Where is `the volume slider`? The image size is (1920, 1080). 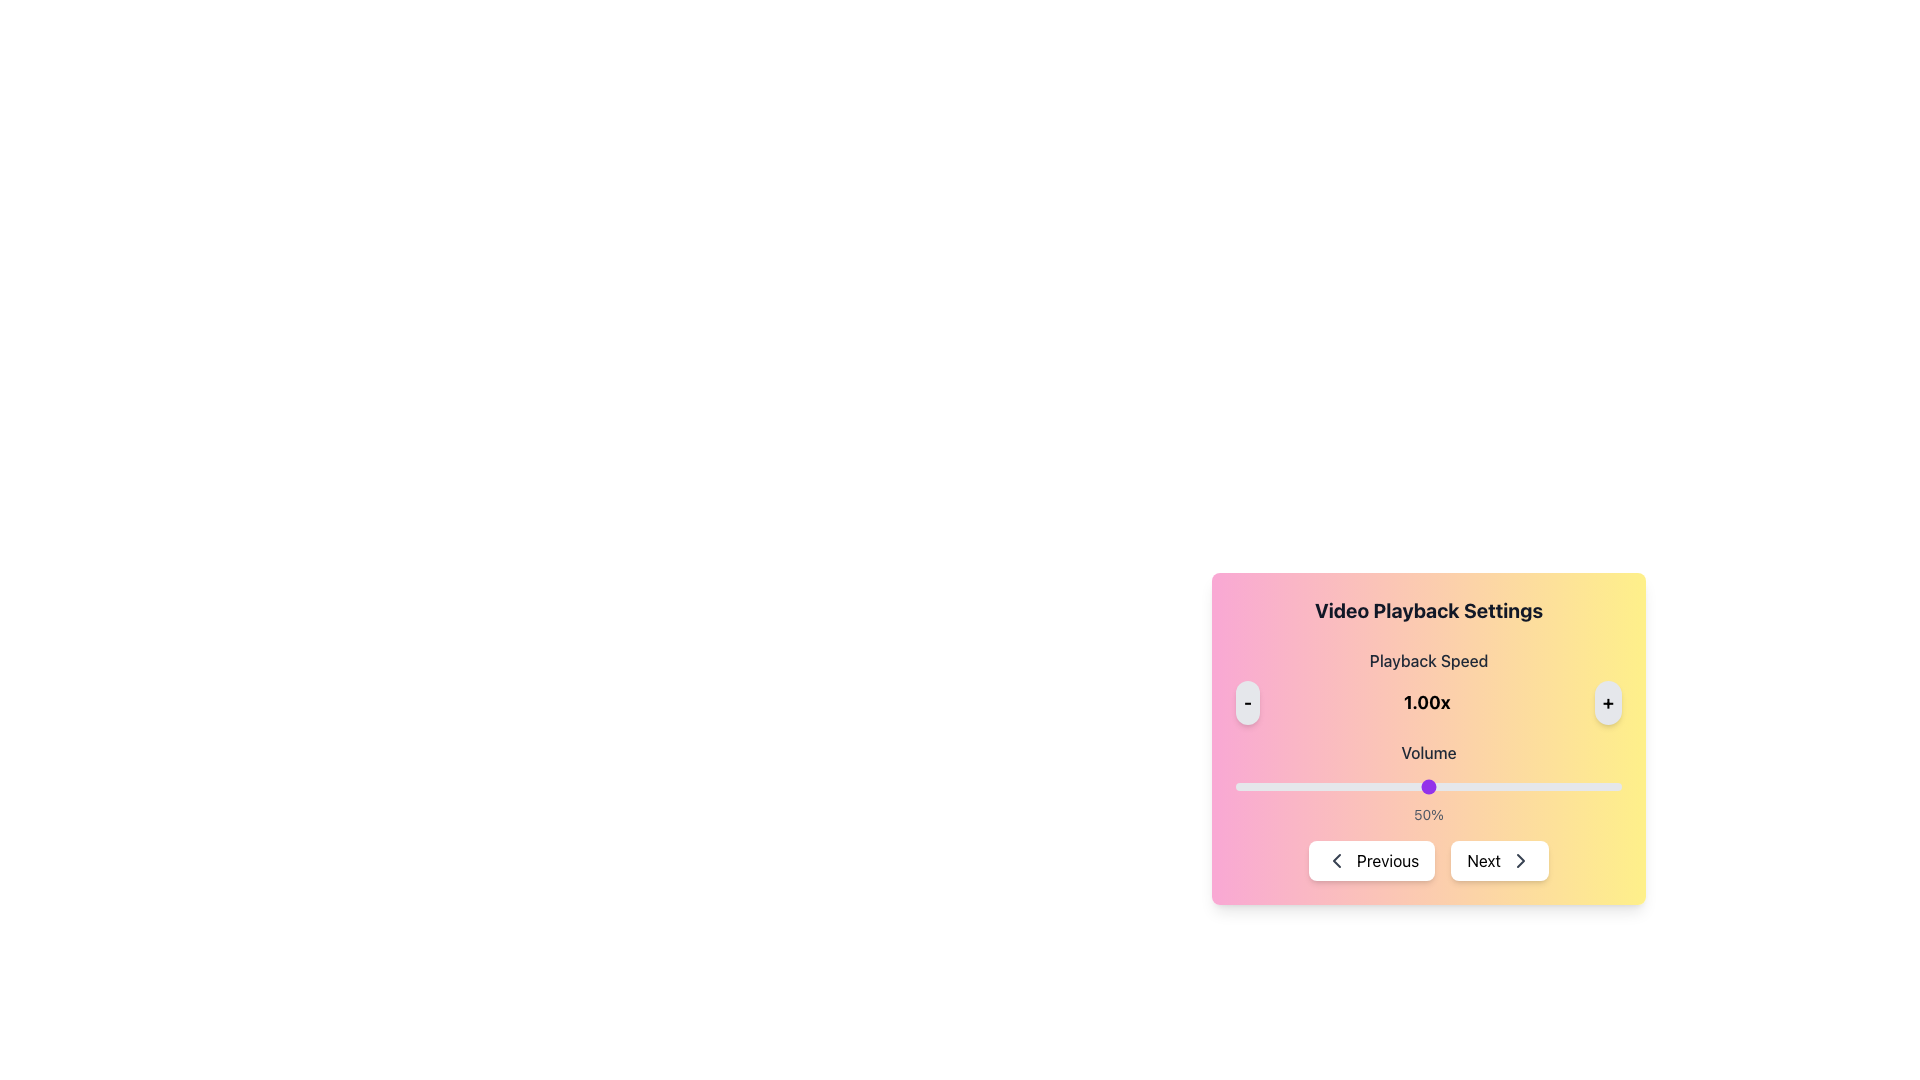
the volume slider is located at coordinates (1428, 785).